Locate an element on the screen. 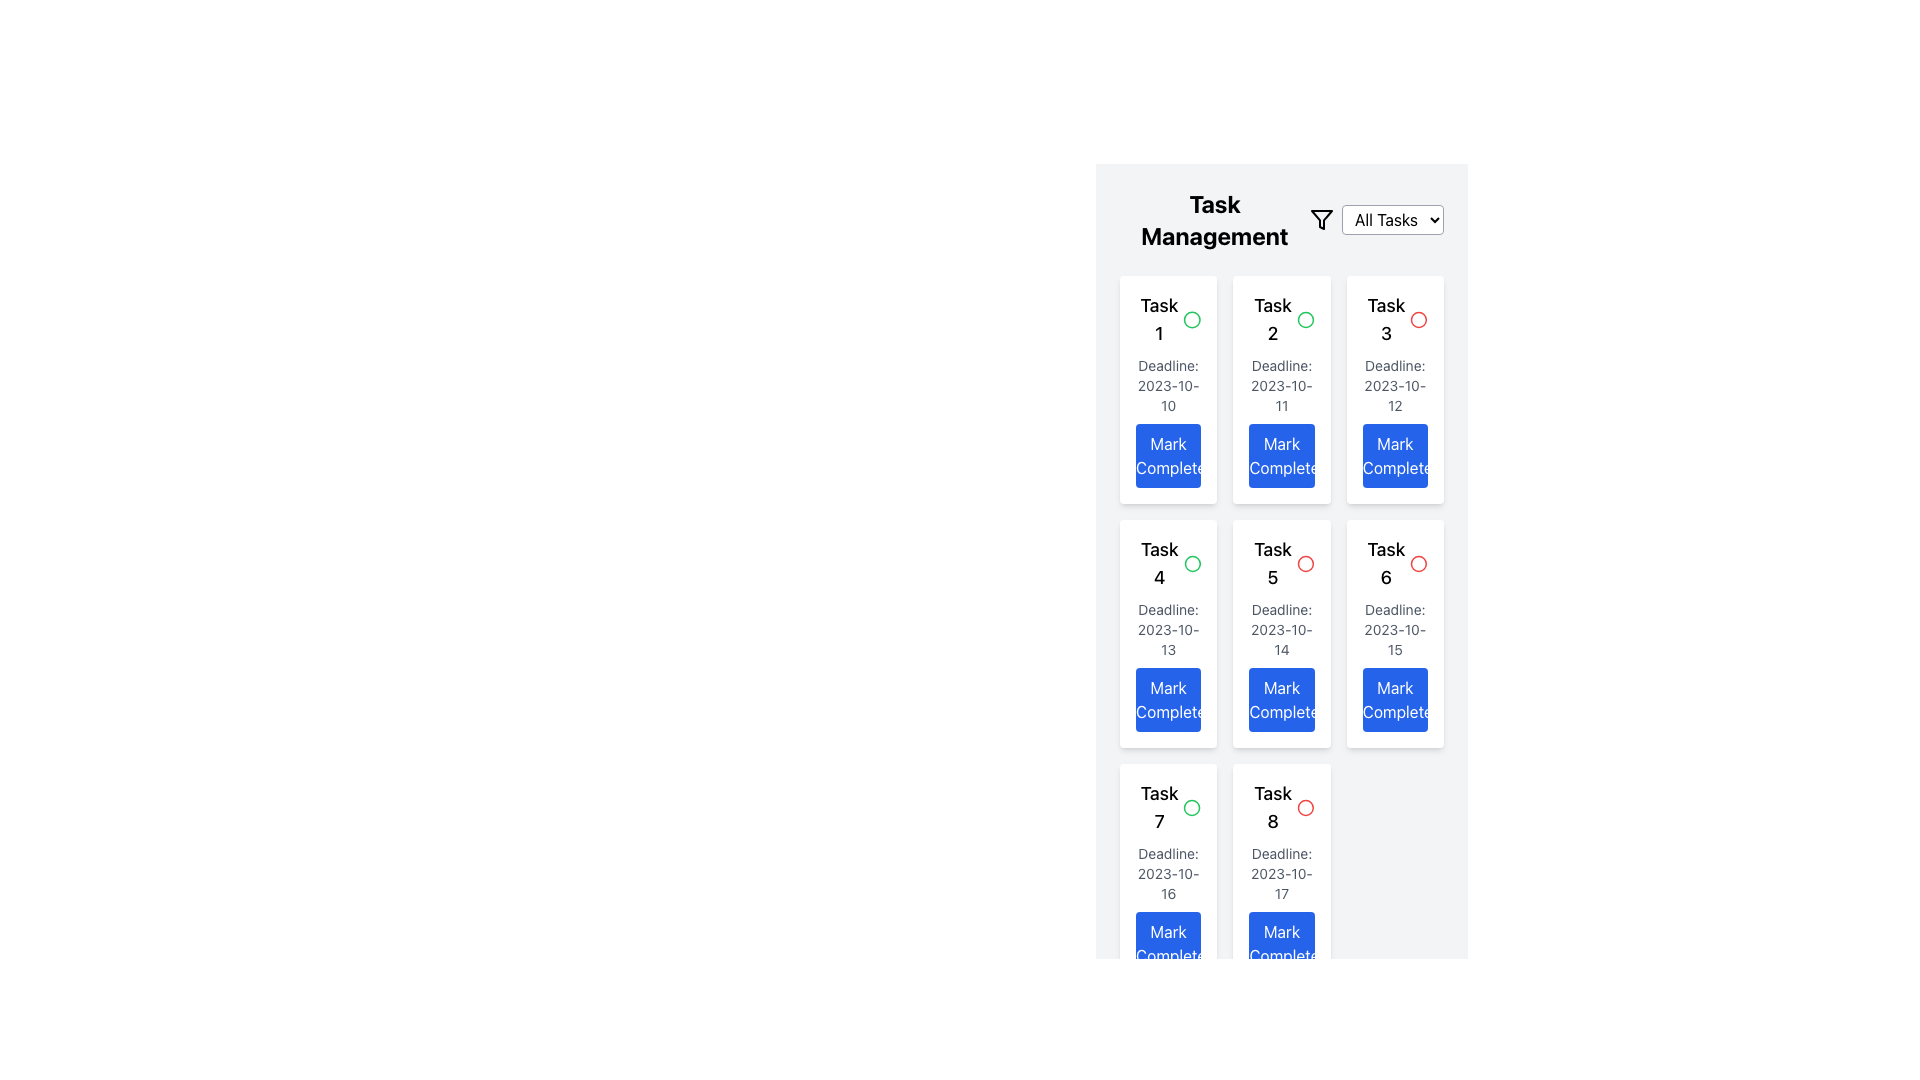 The width and height of the screenshot is (1920, 1080). the Circular Status Indicator for 'Task 4', which is located in the second row and first column of the grid layout under 'Task Management'. This element is green, indicating a positive status is located at coordinates (1192, 563).